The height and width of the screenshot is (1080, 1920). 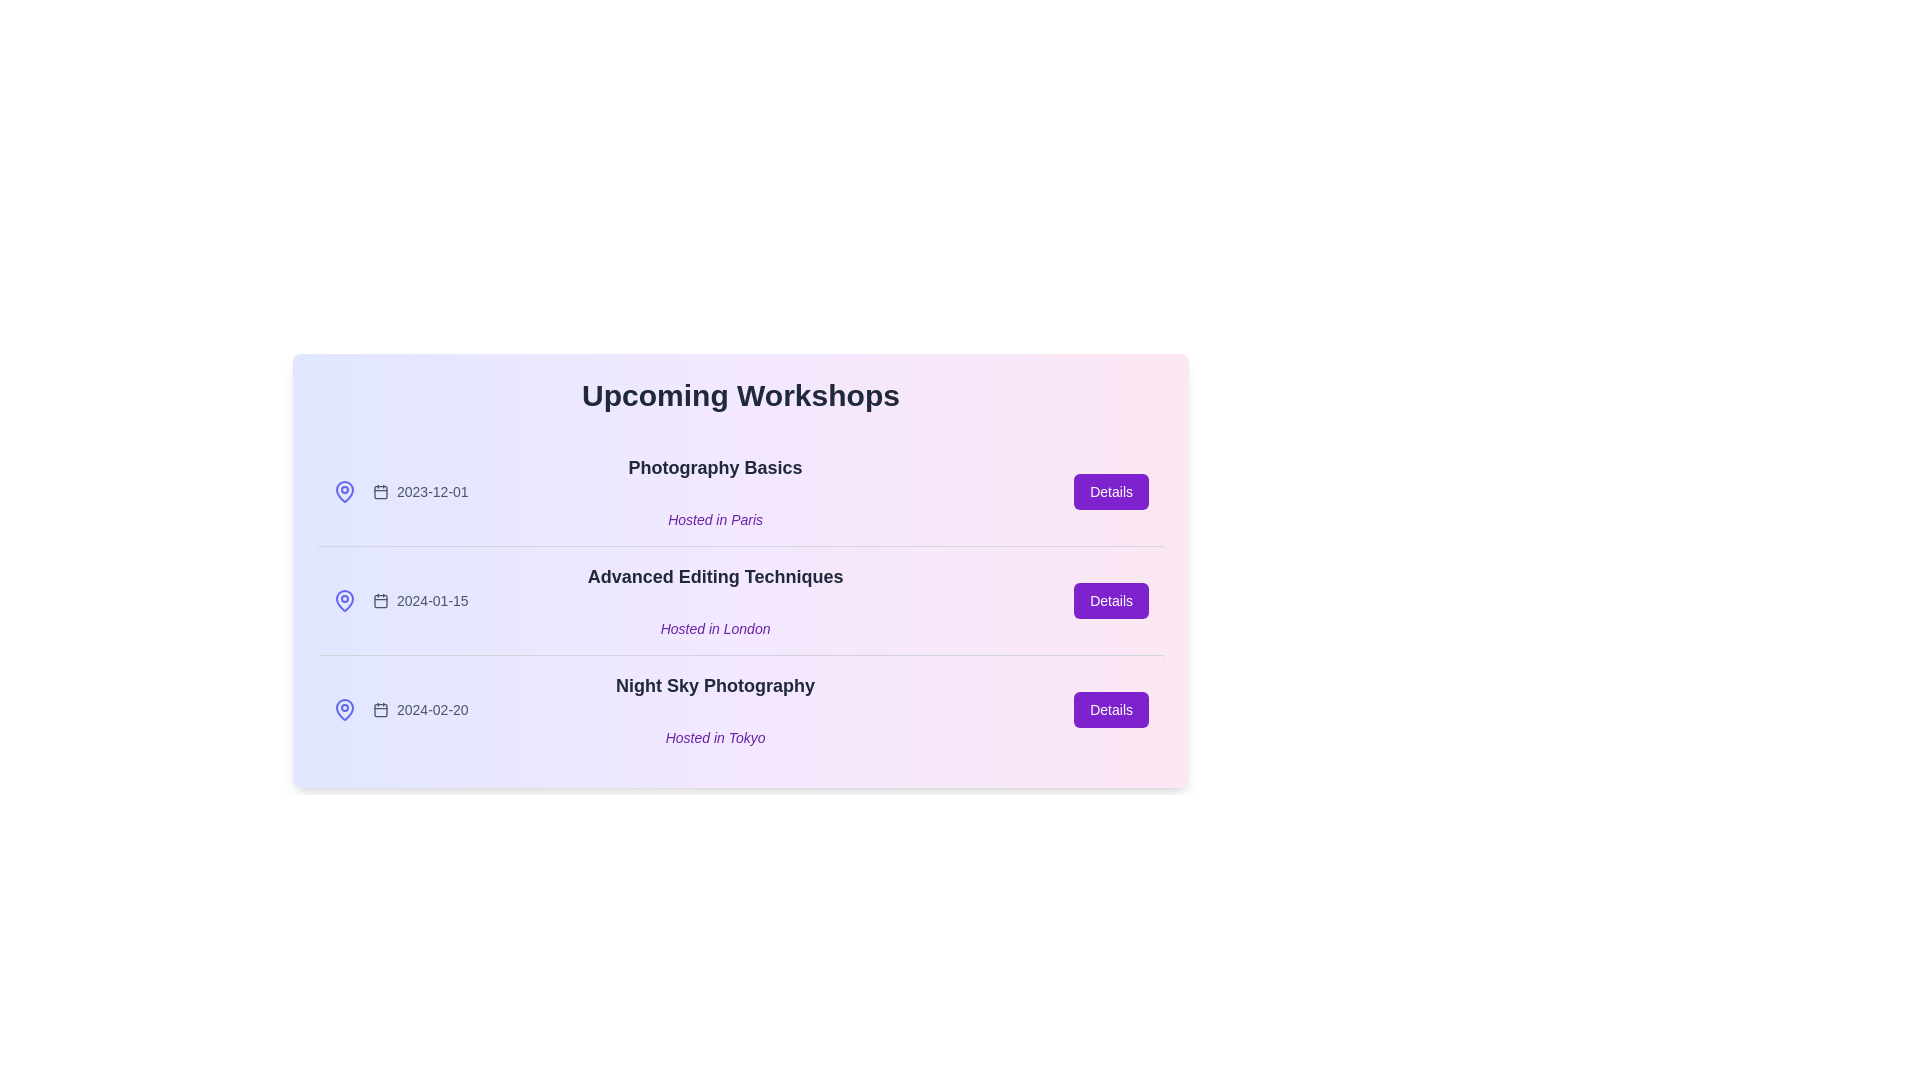 I want to click on the 'Details' button for the workshop titled 'Advanced Editing Techniques', so click(x=1110, y=600).